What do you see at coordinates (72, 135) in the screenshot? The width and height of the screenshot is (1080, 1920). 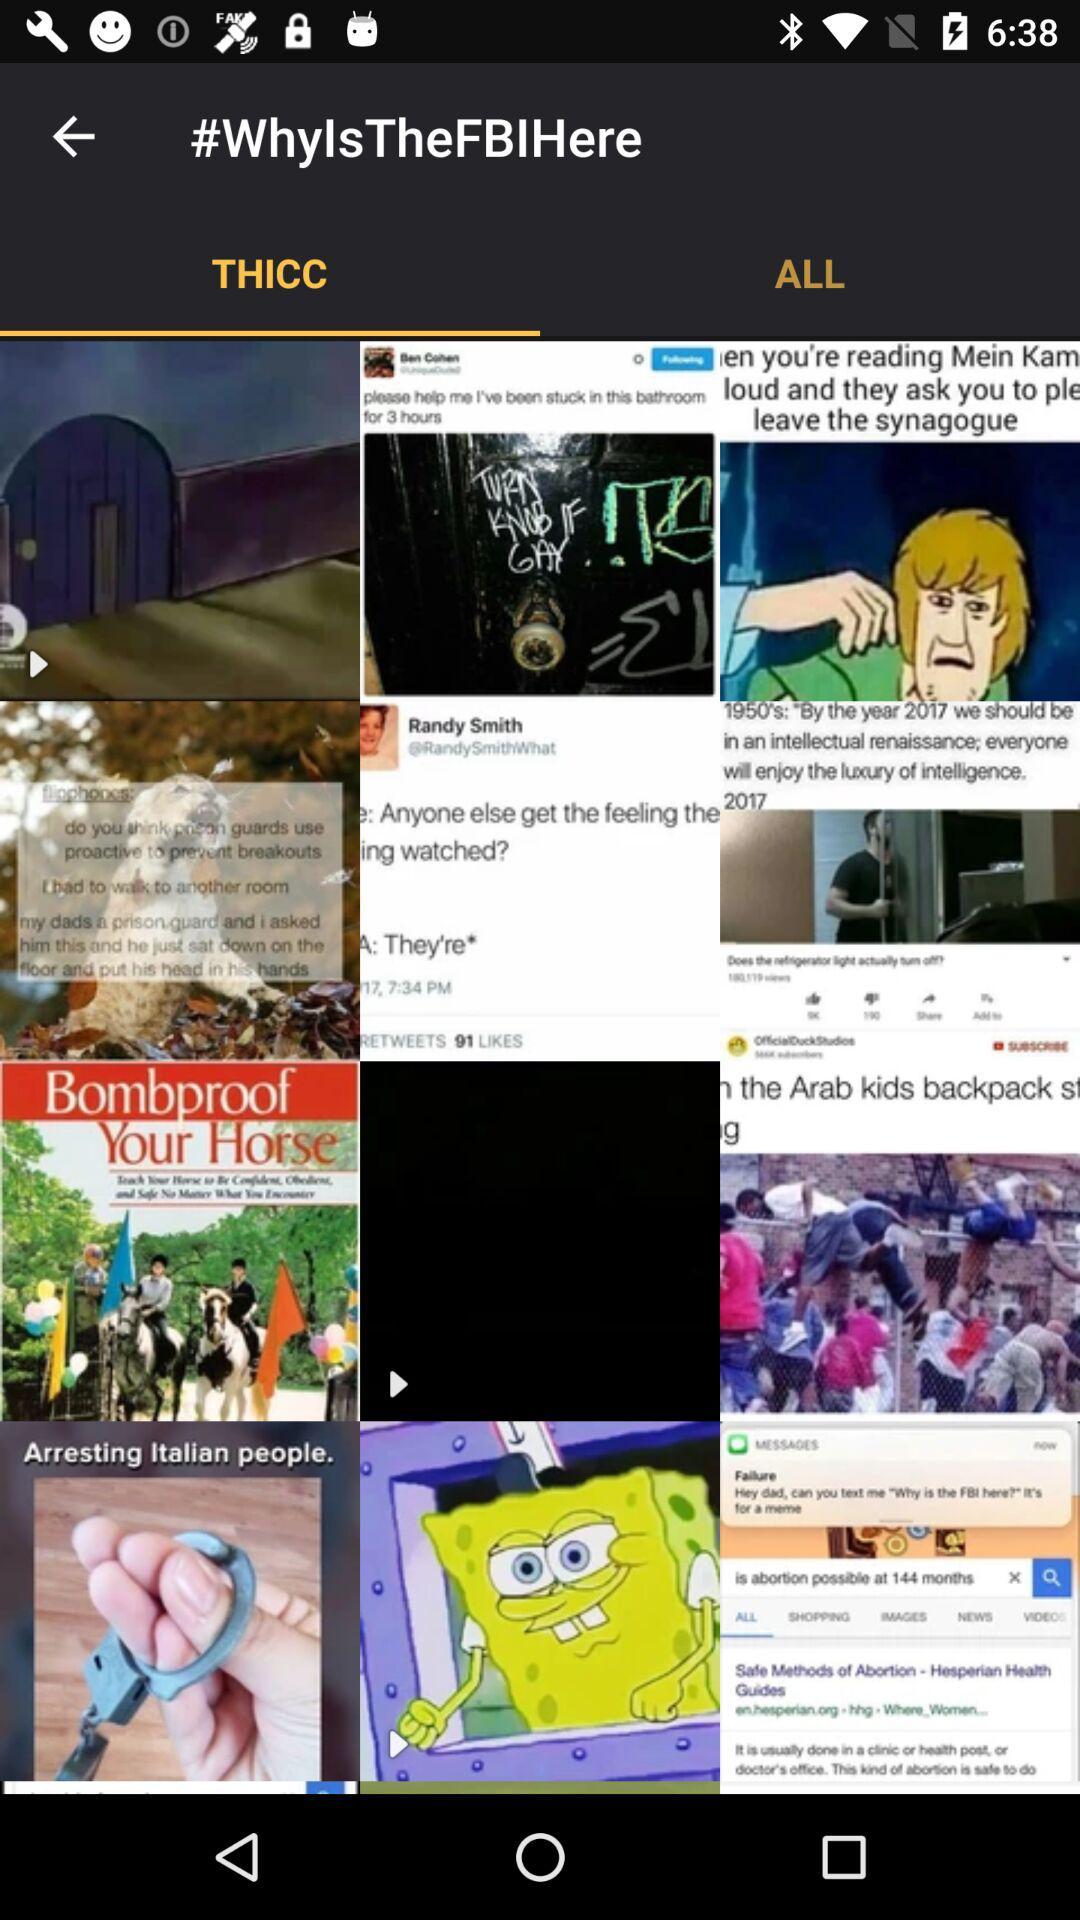 I see `item to the left of #whyisthefbihere` at bounding box center [72, 135].